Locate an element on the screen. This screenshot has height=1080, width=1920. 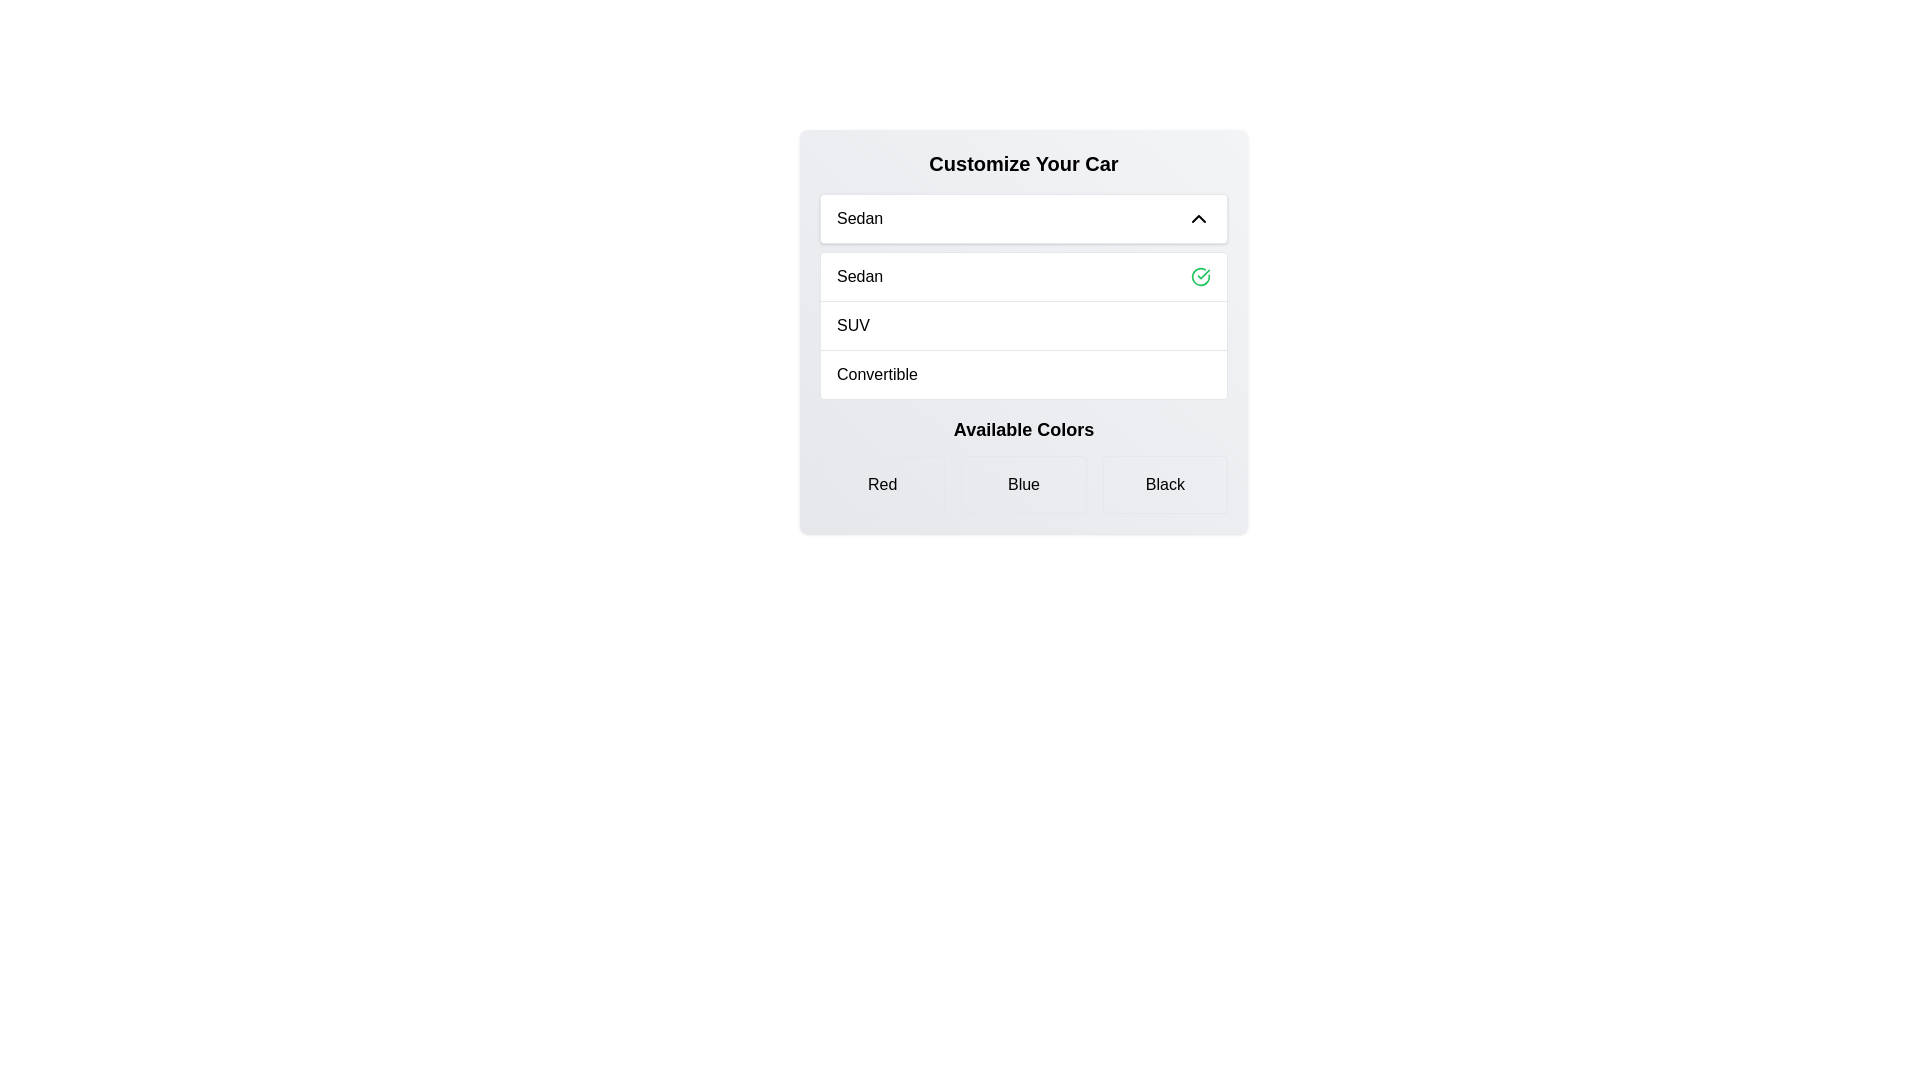
the 'SUV' option in the dropdown menu using keyboard navigation is located at coordinates (1023, 330).